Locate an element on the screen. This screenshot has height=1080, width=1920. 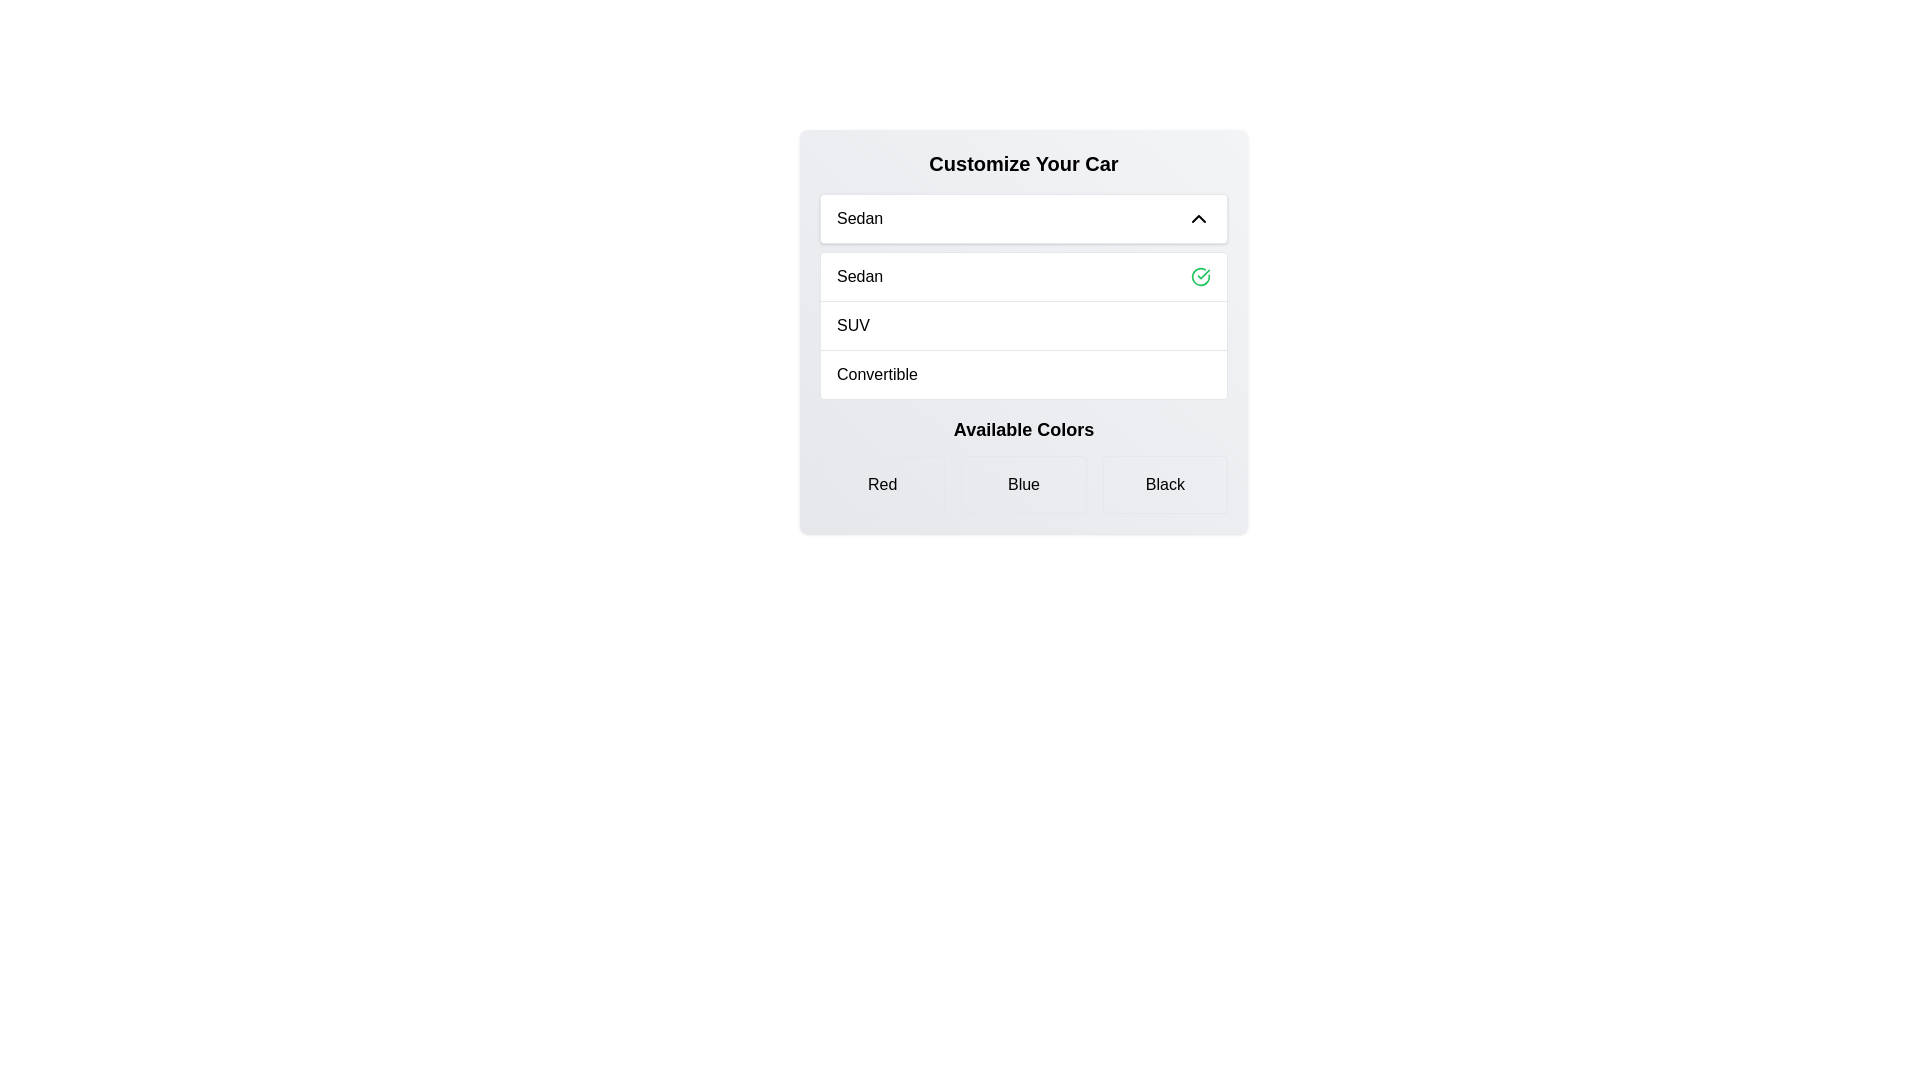
the 'SUV' option in the dropdown menu using keyboard navigation is located at coordinates (1023, 330).